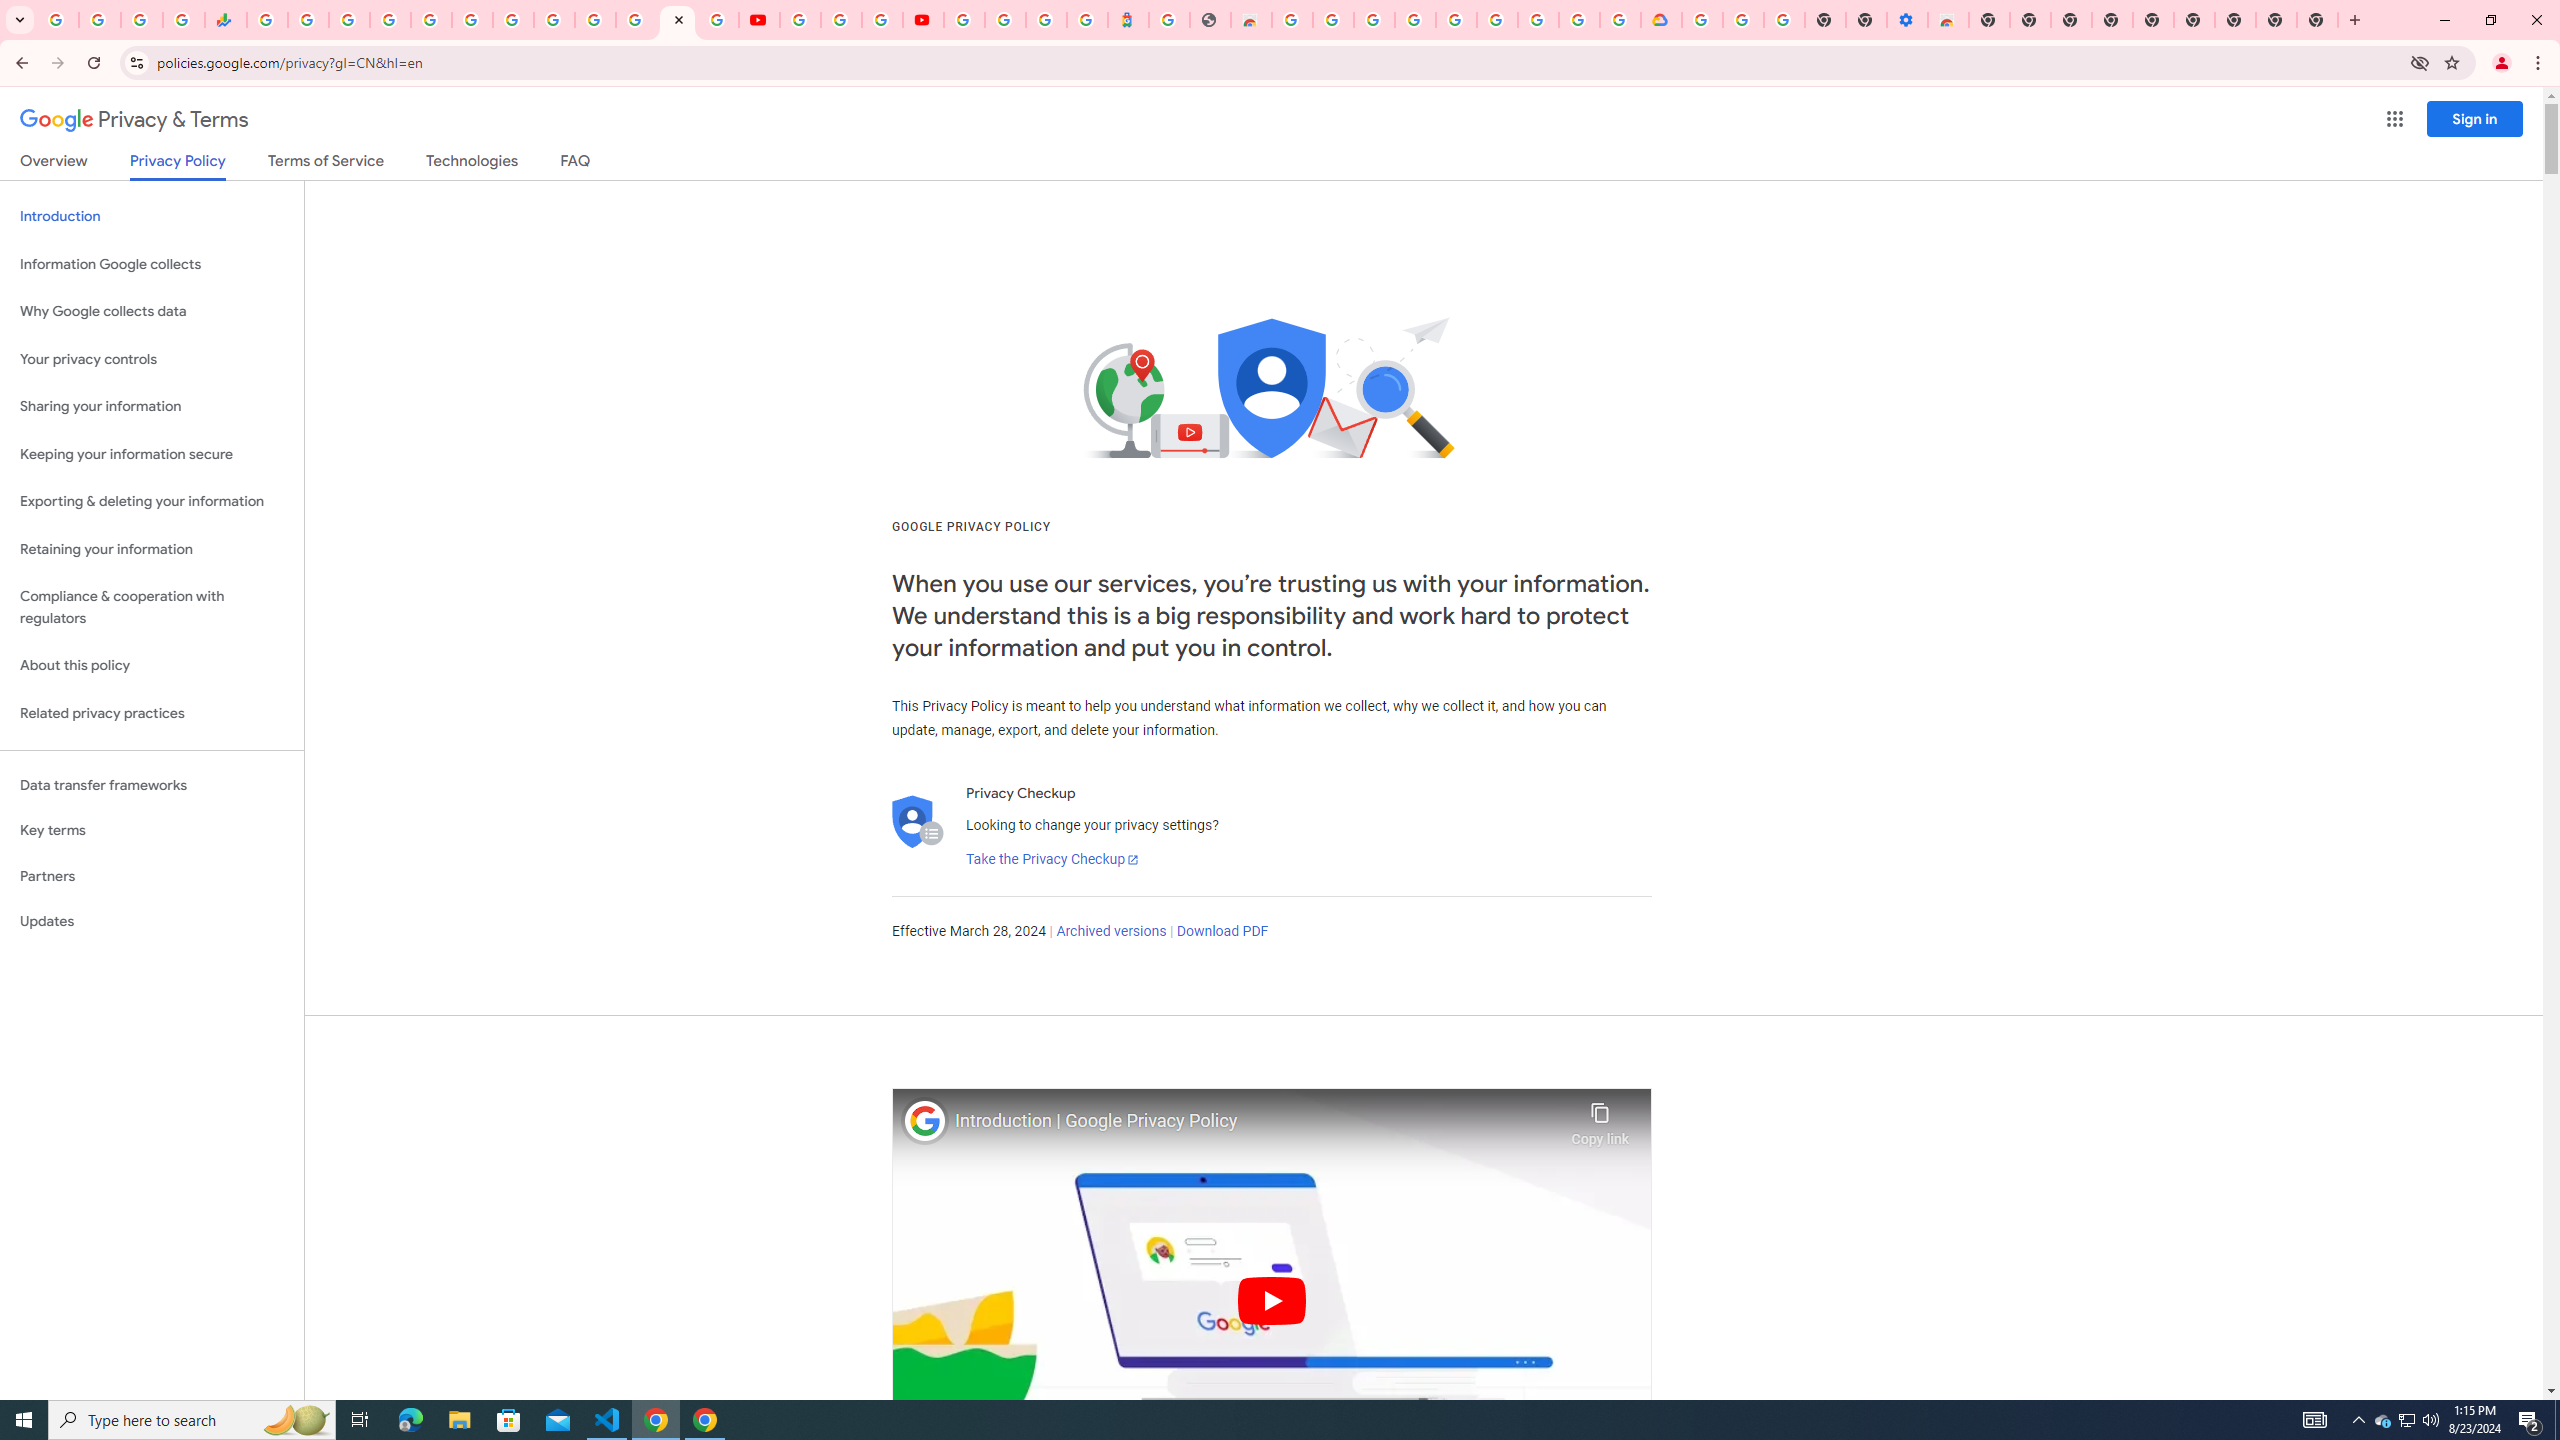  What do you see at coordinates (921, 19) in the screenshot?
I see `'Content Creator Programs & Opportunities - YouTube Creators'` at bounding box center [921, 19].